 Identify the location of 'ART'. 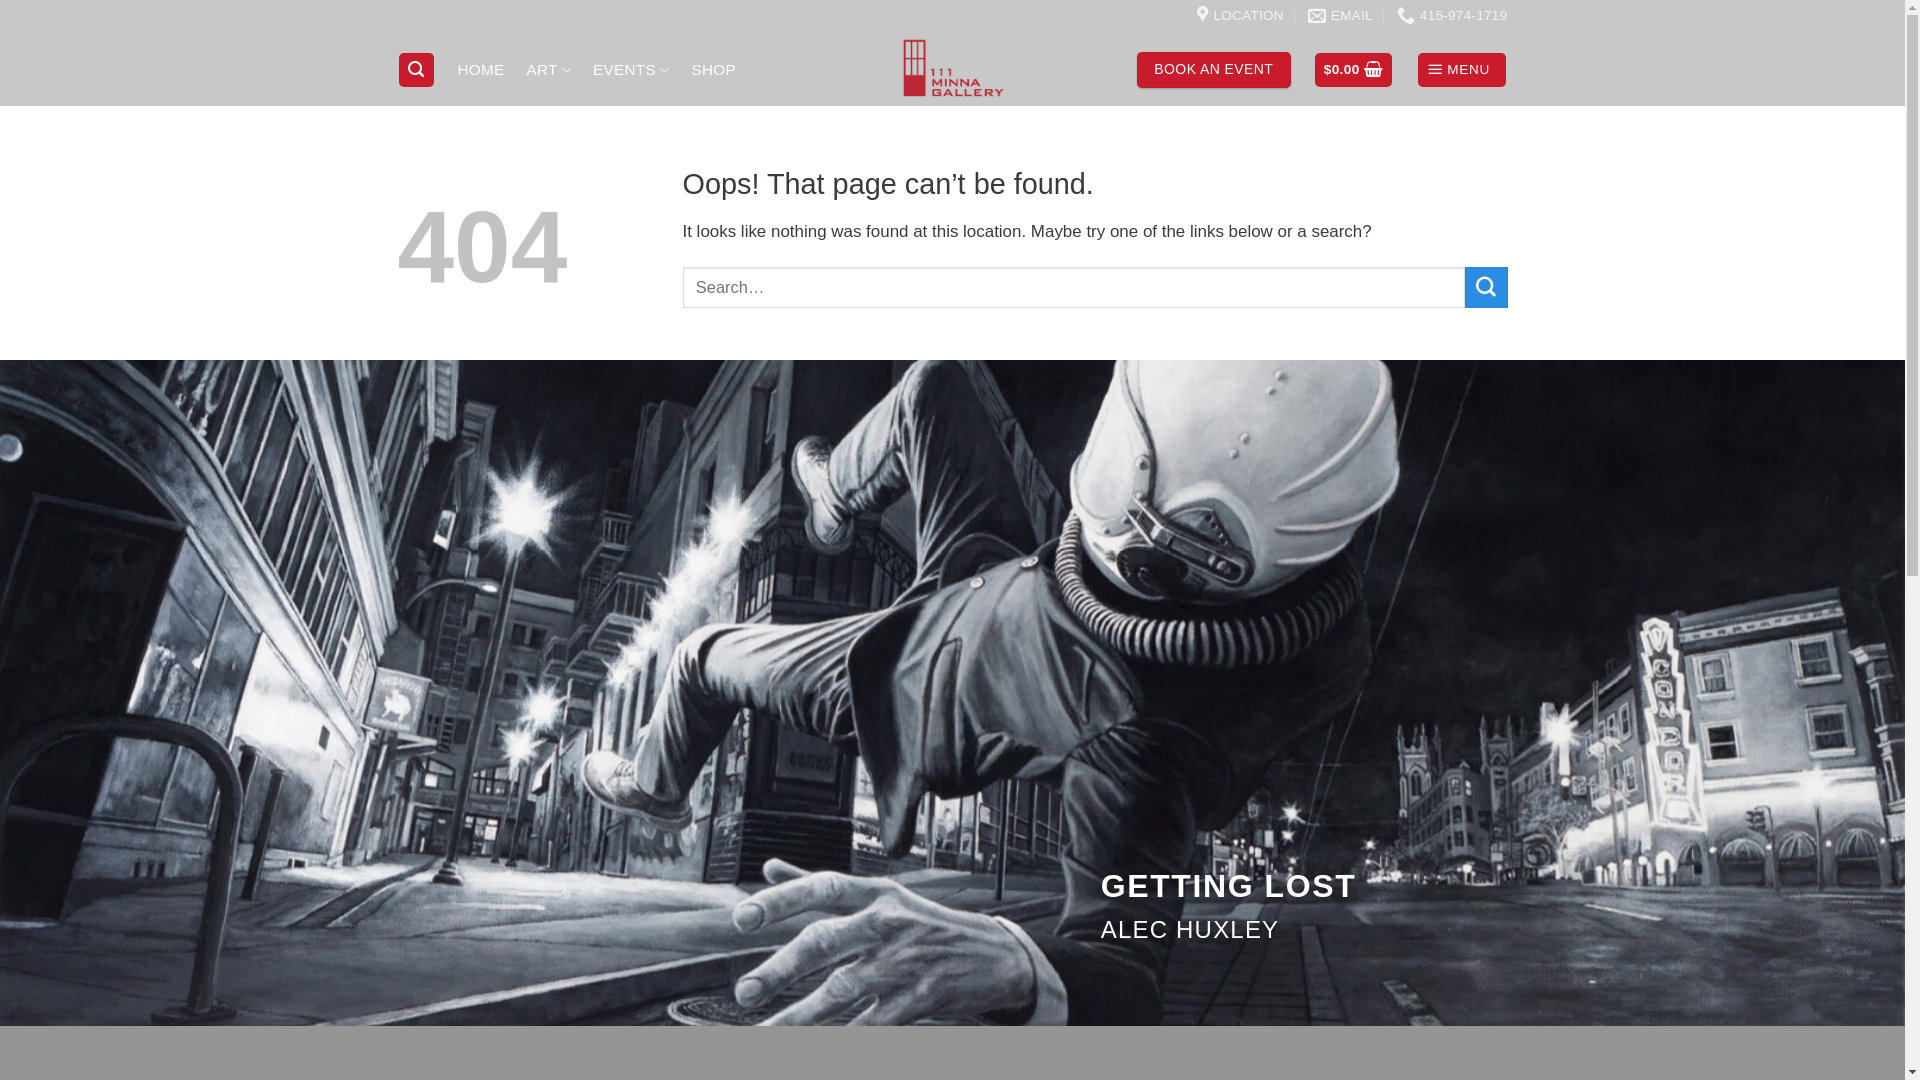
(526, 68).